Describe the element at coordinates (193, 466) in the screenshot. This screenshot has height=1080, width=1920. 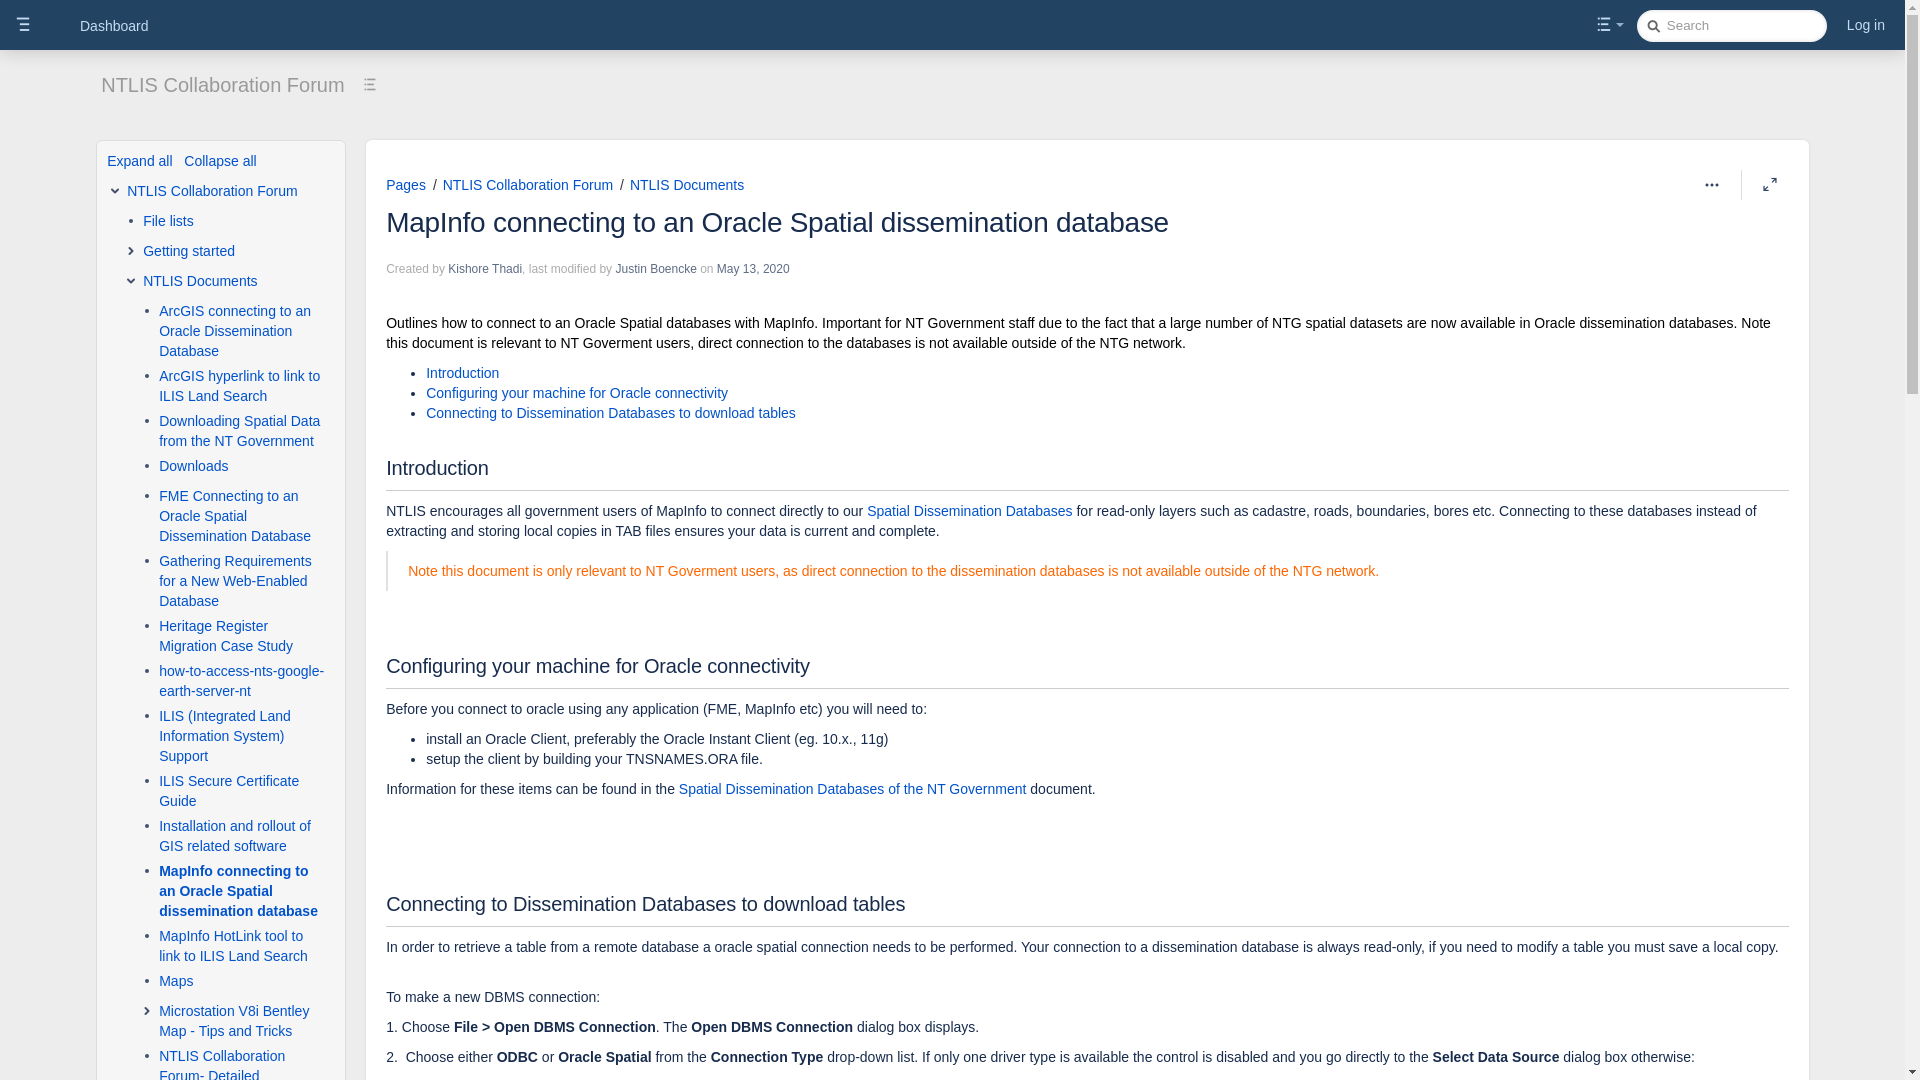
I see `'Downloads'` at that location.